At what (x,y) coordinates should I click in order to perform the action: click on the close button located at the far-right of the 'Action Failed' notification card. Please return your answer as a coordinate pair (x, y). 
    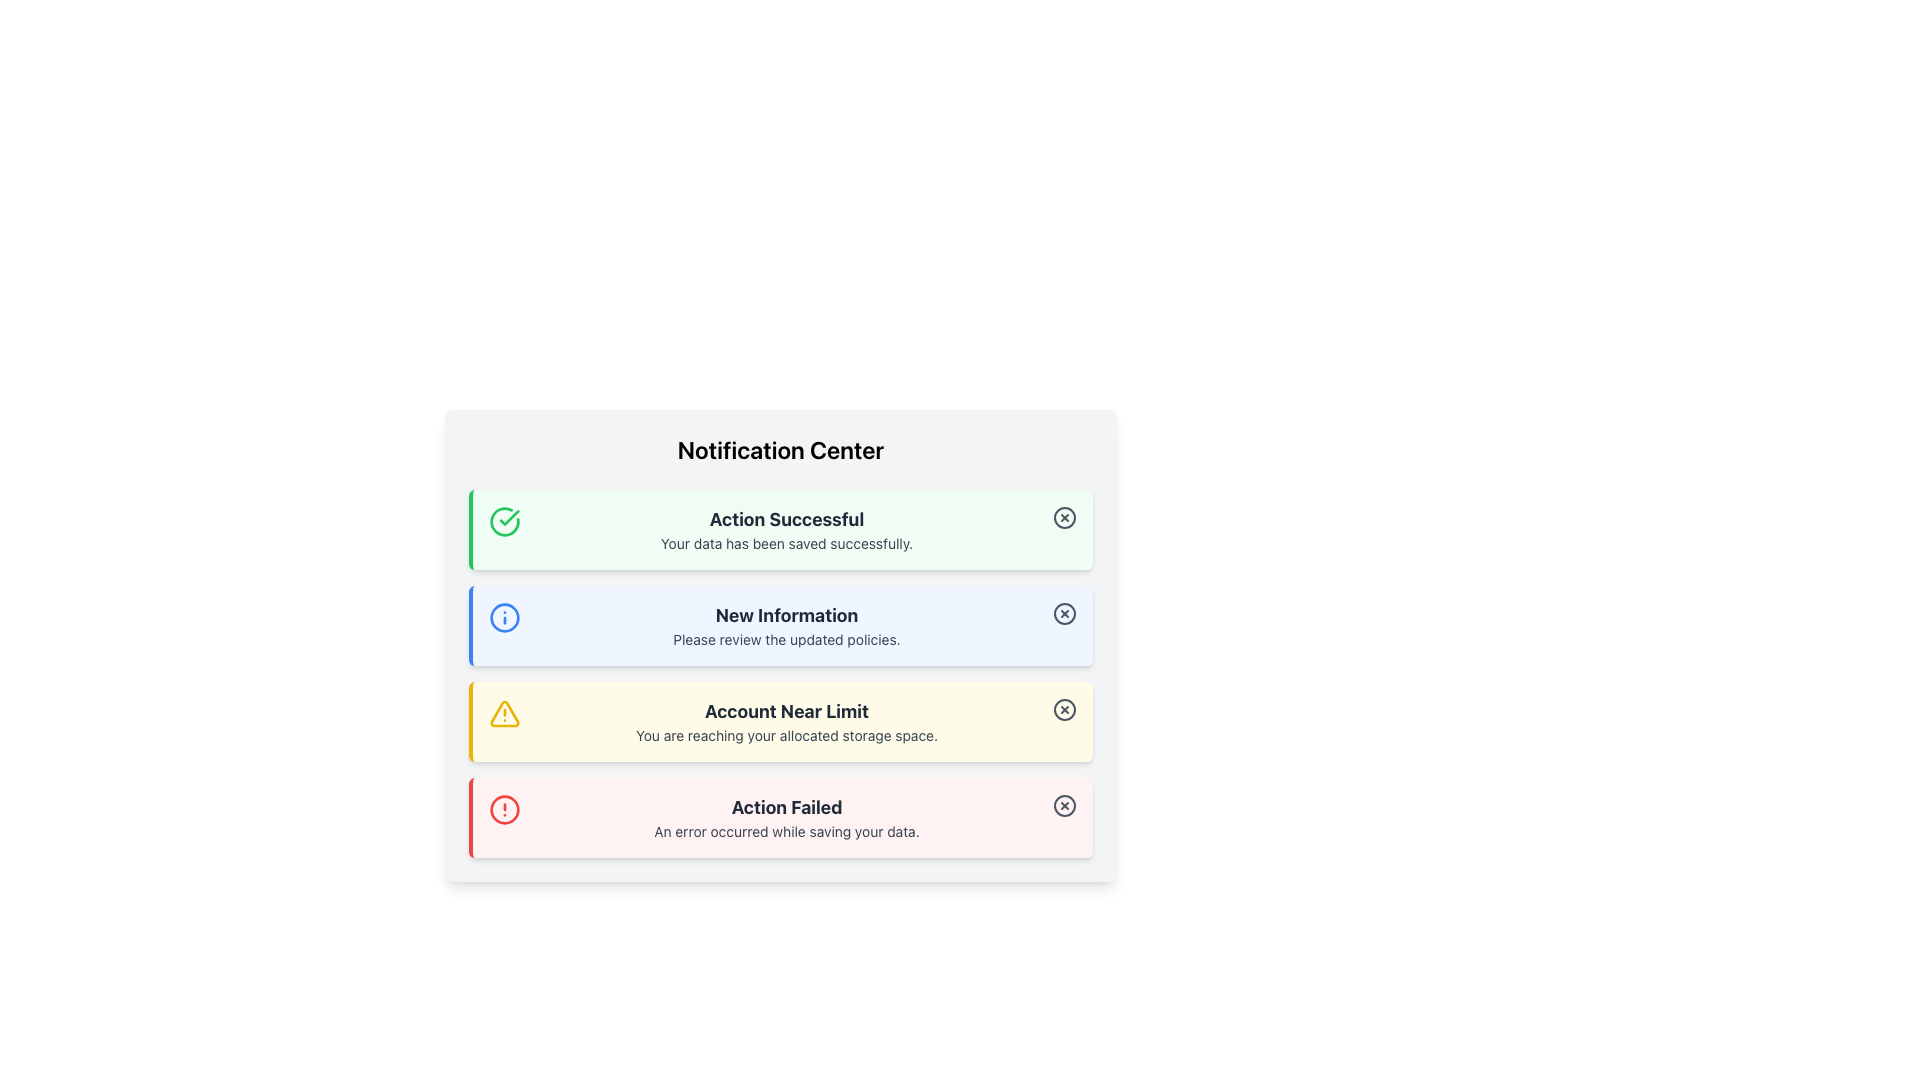
    Looking at the image, I should click on (1064, 805).